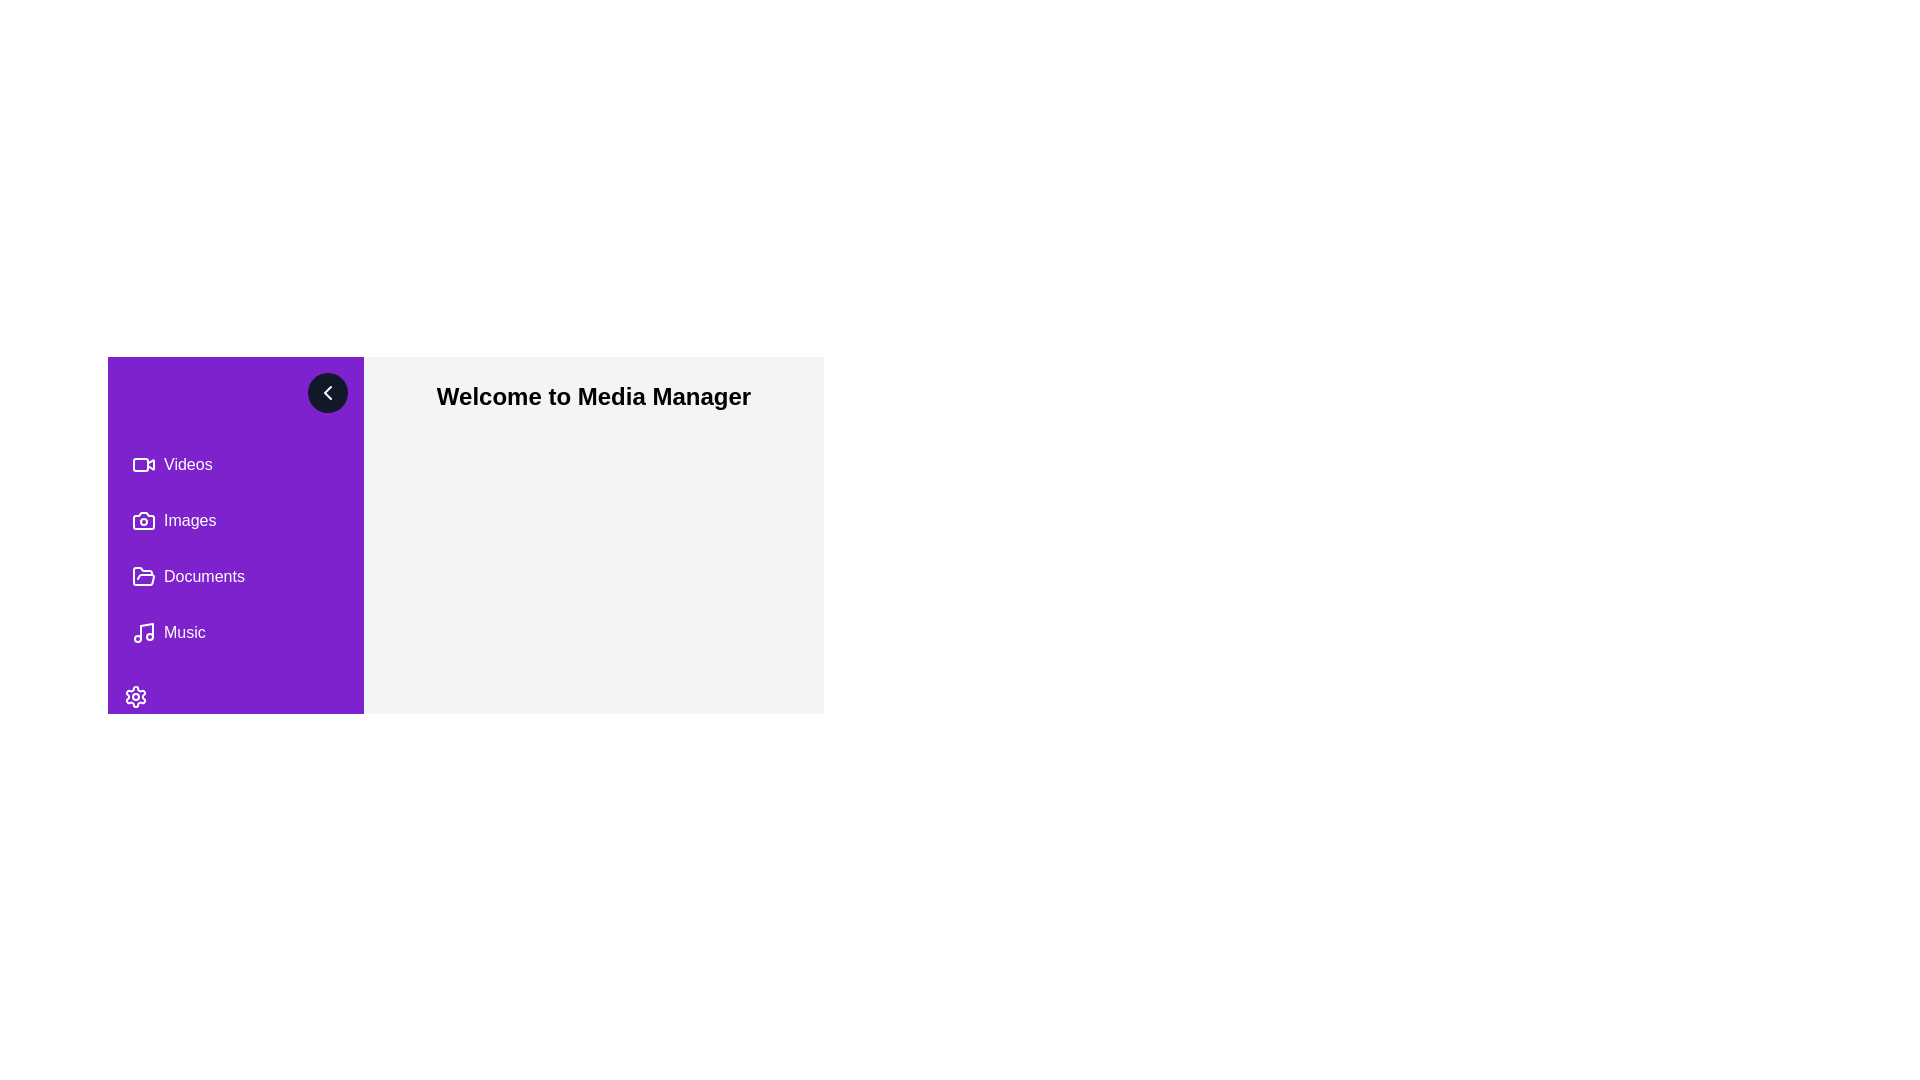 The height and width of the screenshot is (1080, 1920). Describe the element at coordinates (134, 696) in the screenshot. I see `the settings button to open the settings menu` at that location.